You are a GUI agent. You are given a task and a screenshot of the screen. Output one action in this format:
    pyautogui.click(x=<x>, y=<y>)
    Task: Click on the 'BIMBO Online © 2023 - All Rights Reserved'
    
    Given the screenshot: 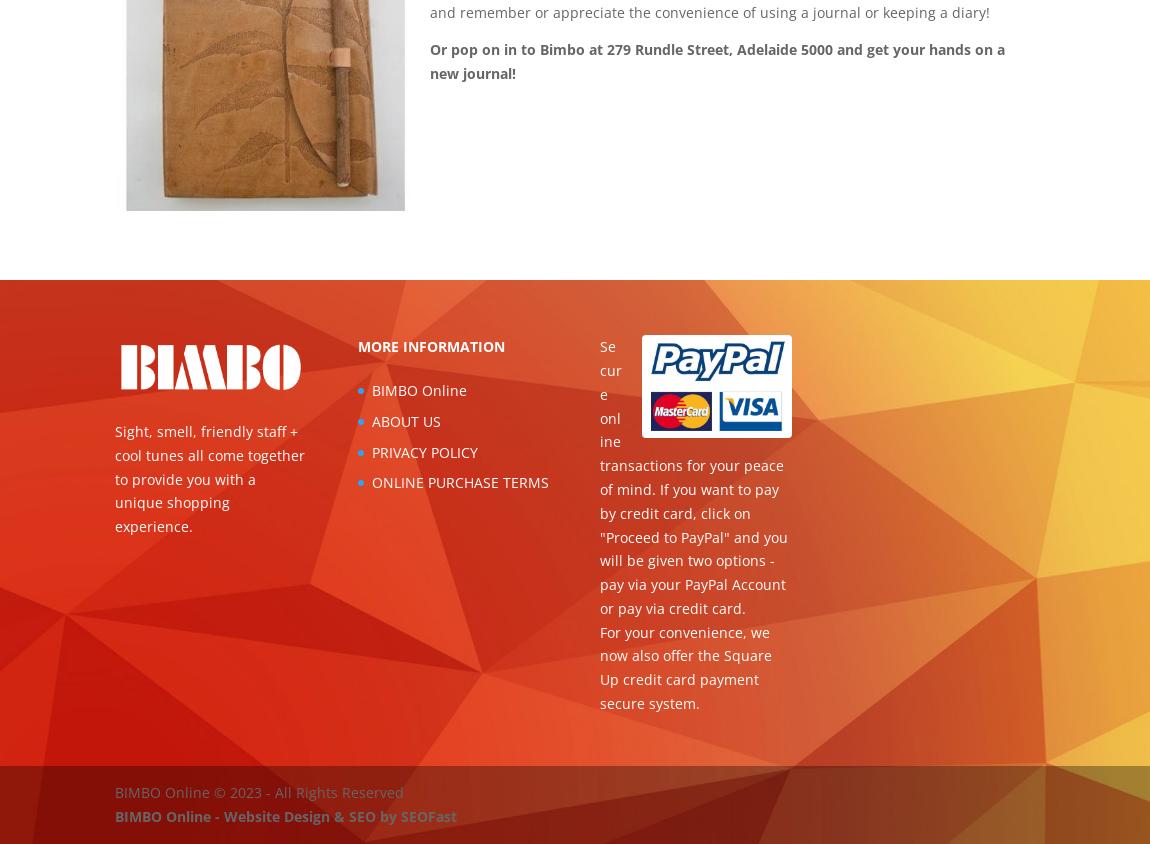 What is the action you would take?
    pyautogui.click(x=258, y=792)
    